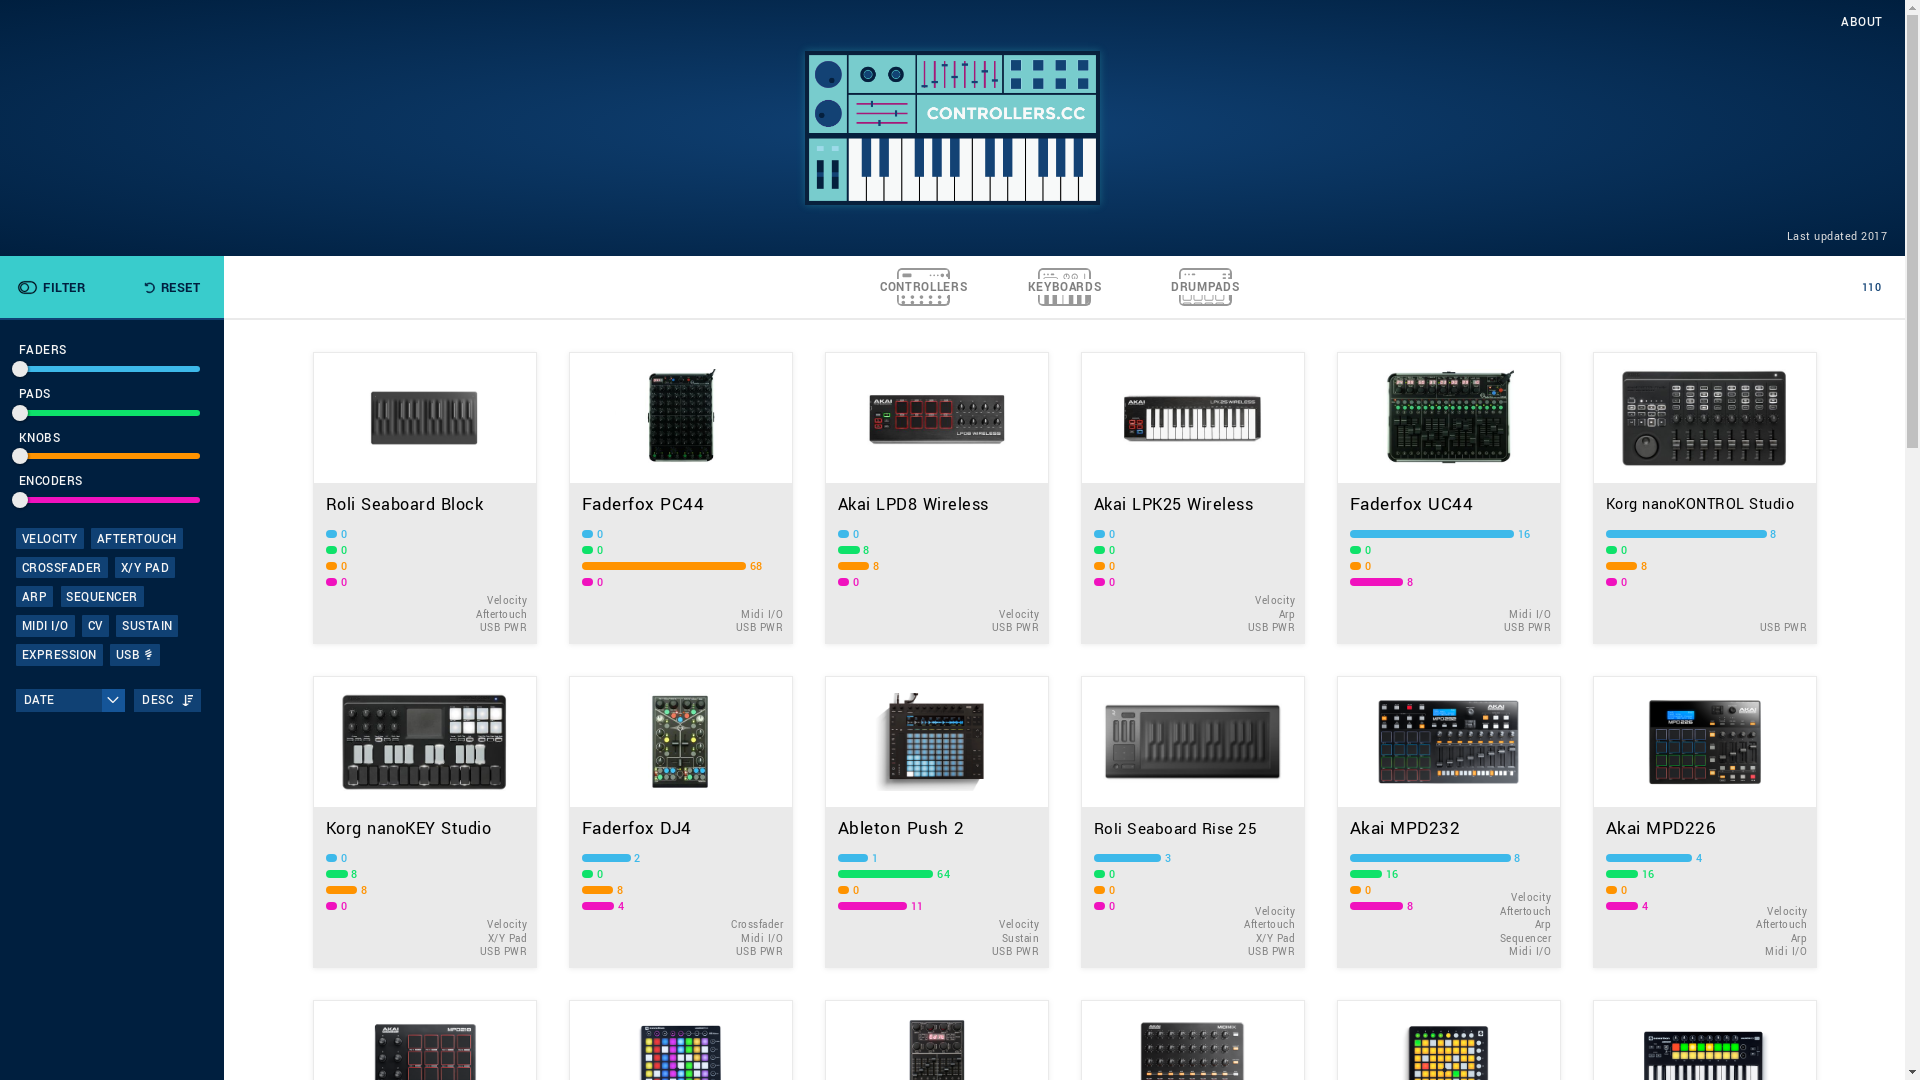 The width and height of the screenshot is (1920, 1080). I want to click on 'CONTROLLERS', so click(922, 286).